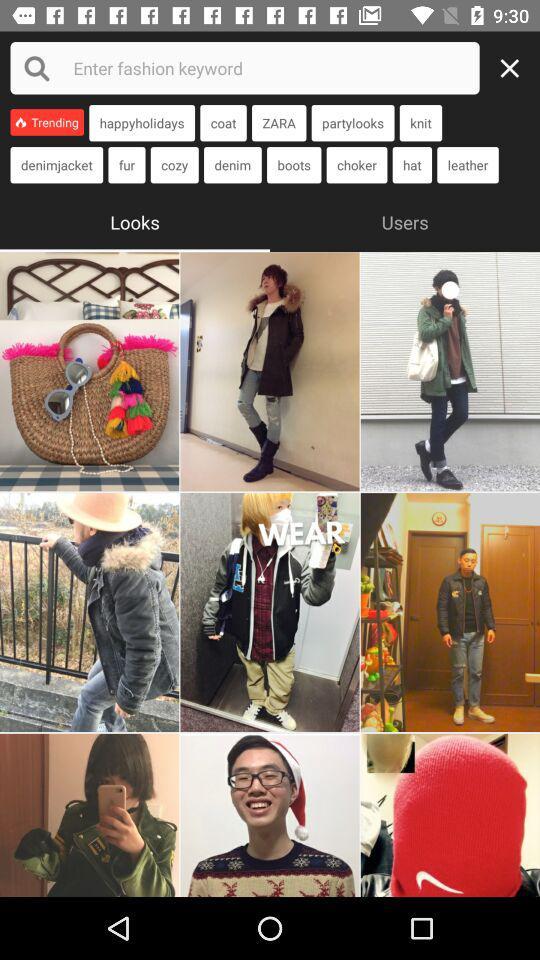 This screenshot has width=540, height=960. What do you see at coordinates (270, 815) in the screenshot?
I see `emojios option` at bounding box center [270, 815].